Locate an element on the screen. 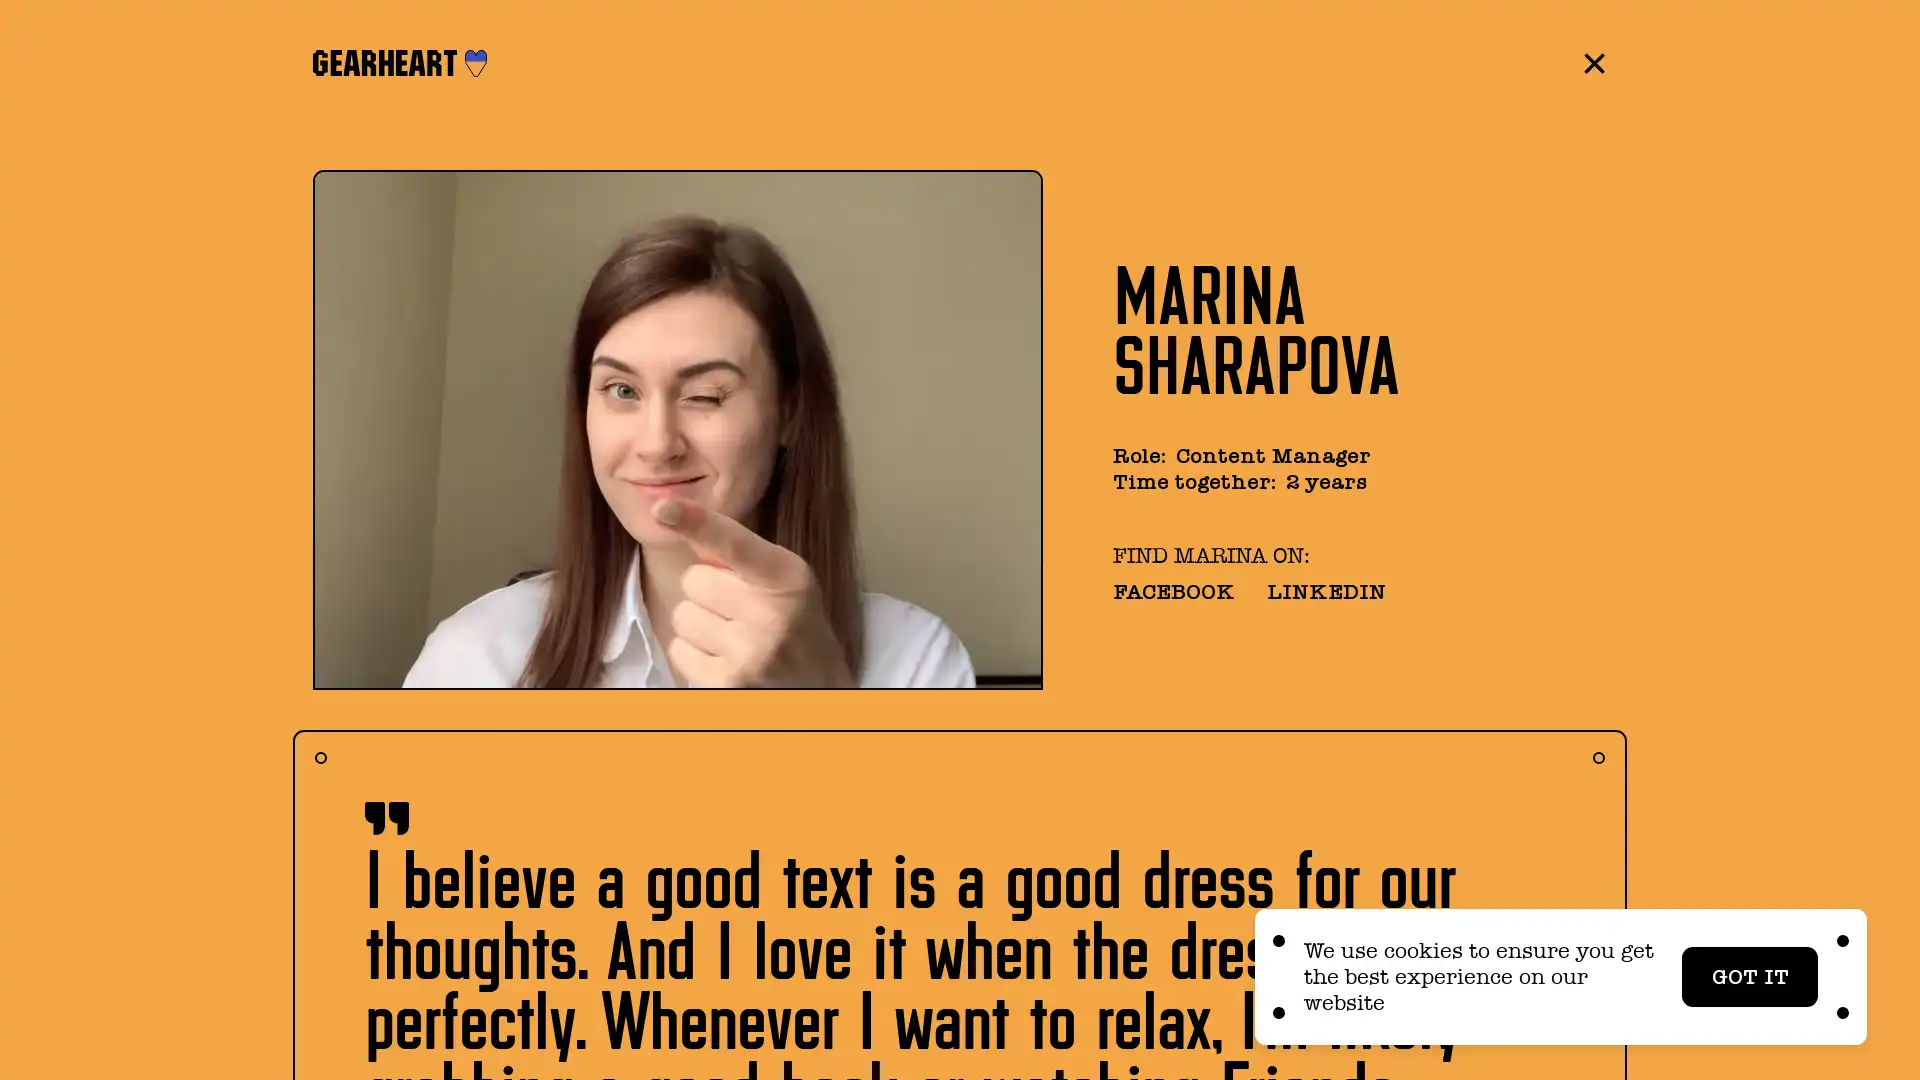 The height and width of the screenshot is (1080, 1920). GOT IT is located at coordinates (1749, 975).